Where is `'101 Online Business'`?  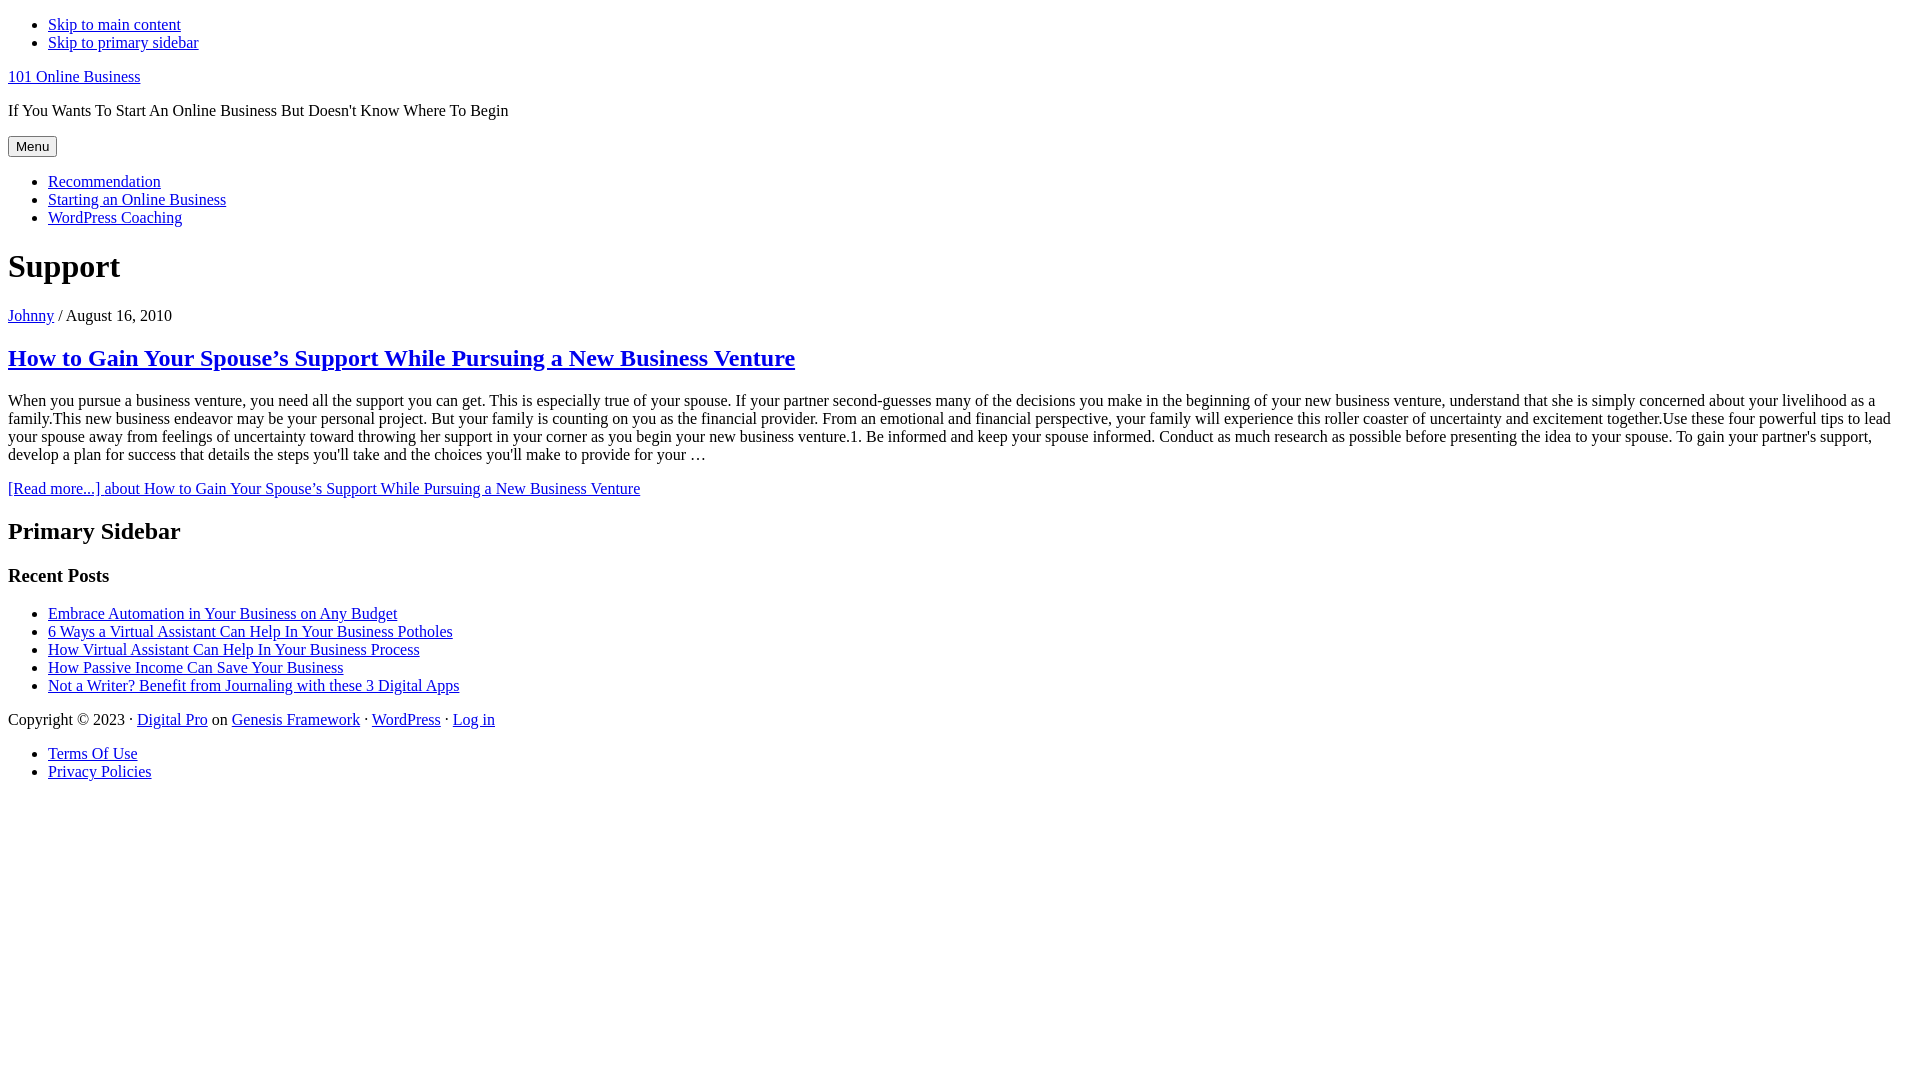
'101 Online Business' is located at coordinates (73, 75).